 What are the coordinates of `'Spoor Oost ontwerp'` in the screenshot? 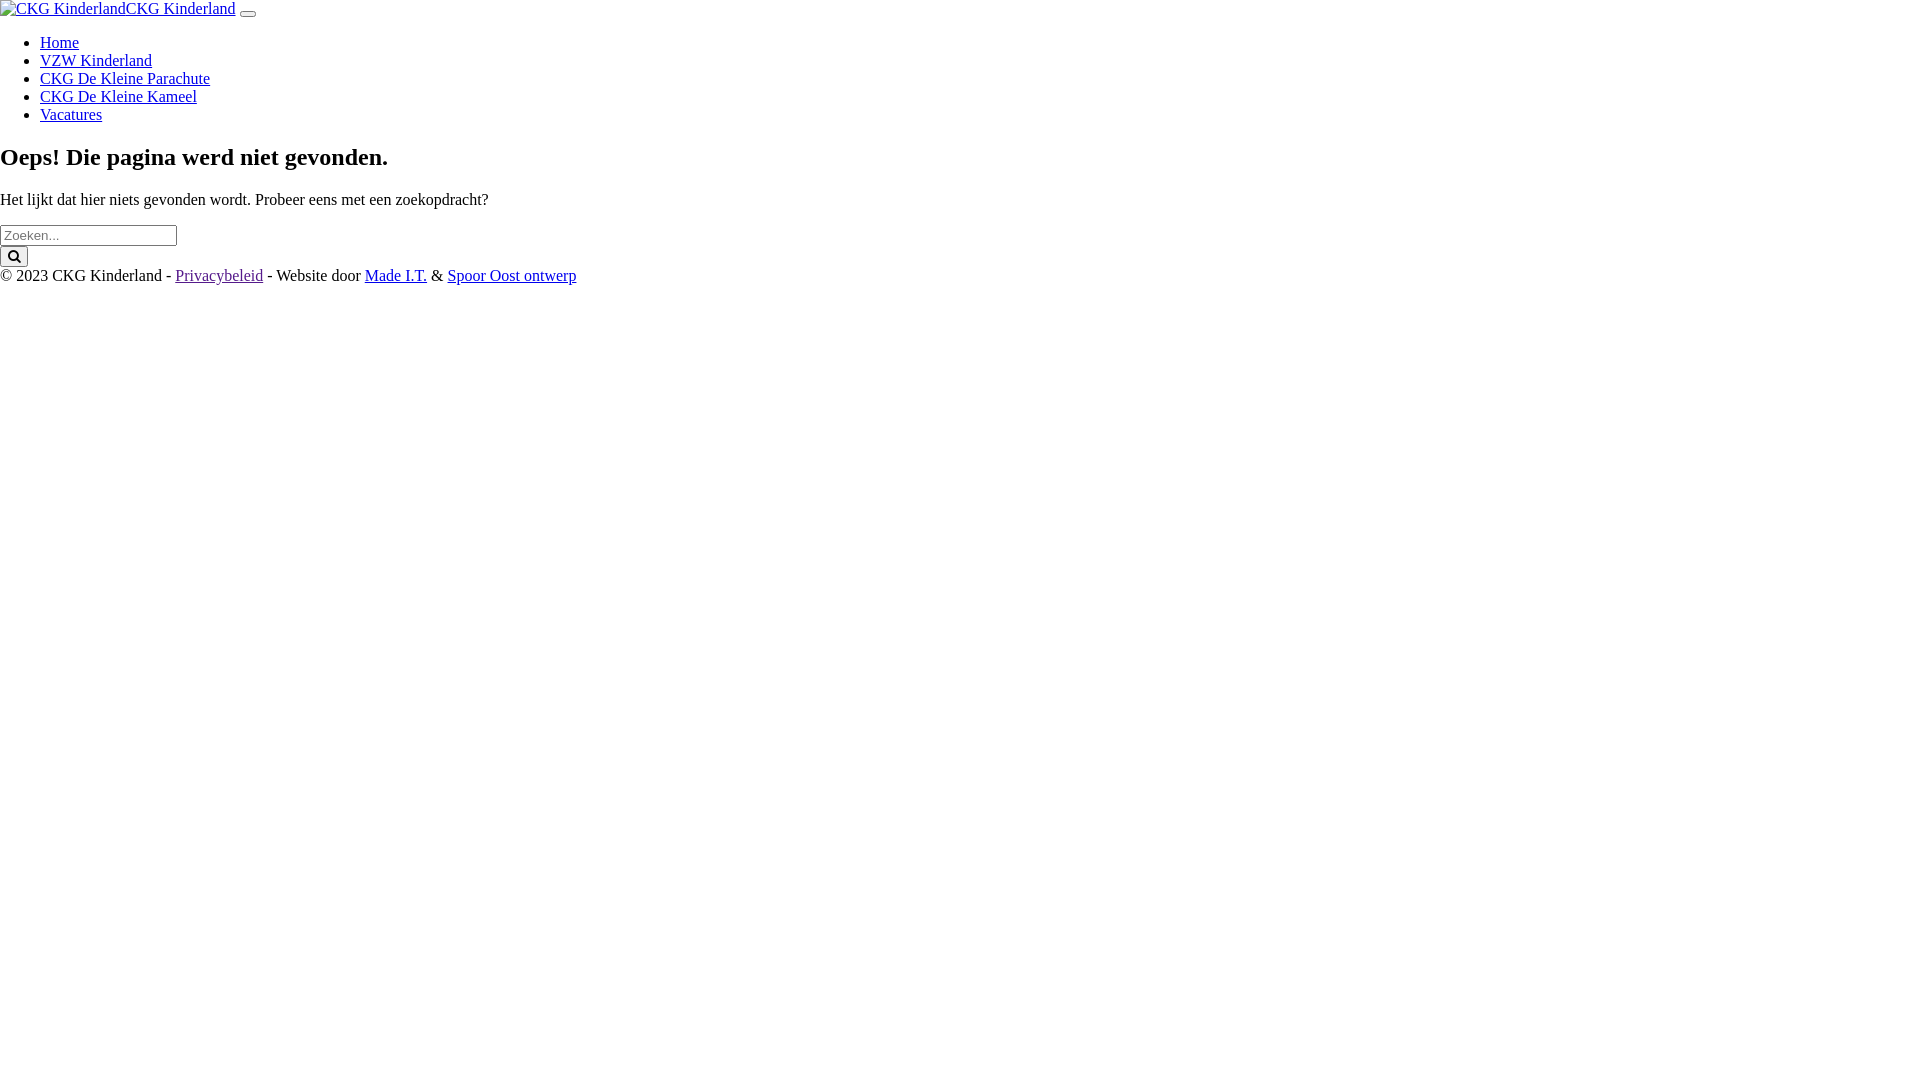 It's located at (446, 275).